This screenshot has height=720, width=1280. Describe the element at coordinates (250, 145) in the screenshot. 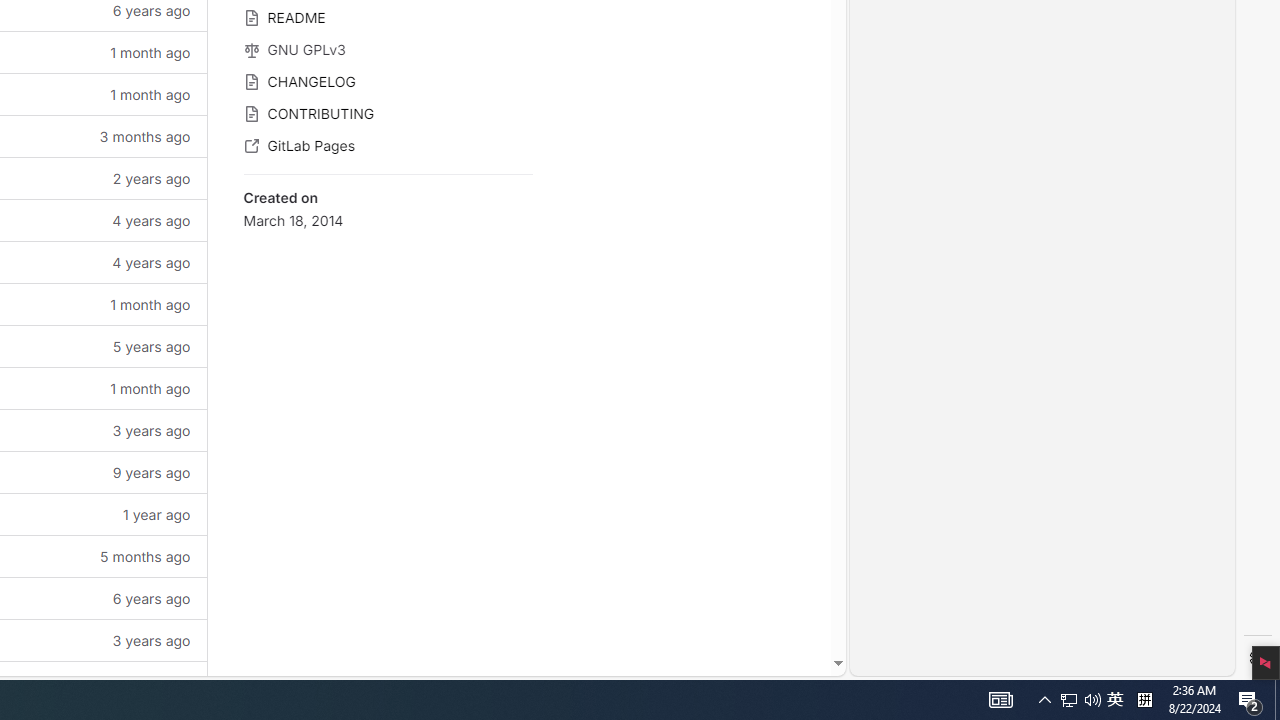

I see `'Class: s16 icon gl-mr-3 gl-text-gray-500'` at that location.